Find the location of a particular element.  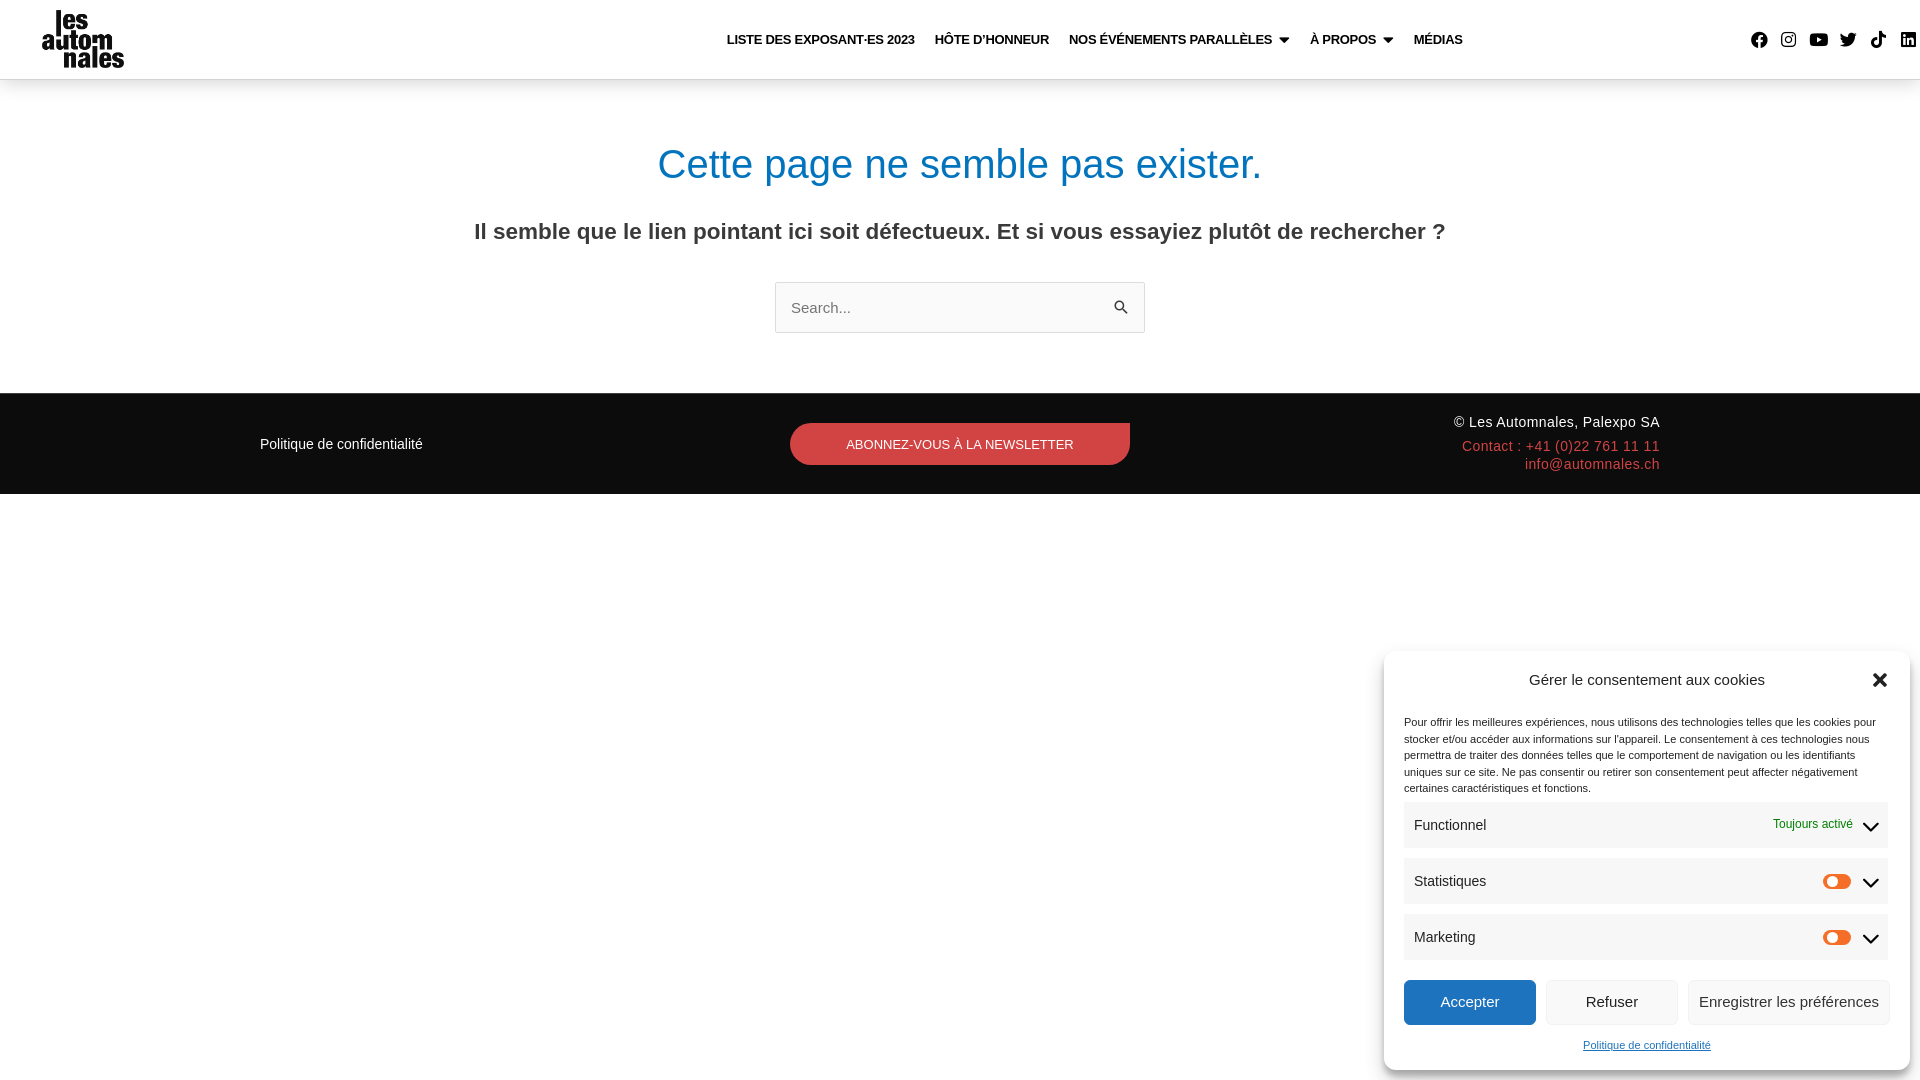

'Tiktok' is located at coordinates (1876, 39).